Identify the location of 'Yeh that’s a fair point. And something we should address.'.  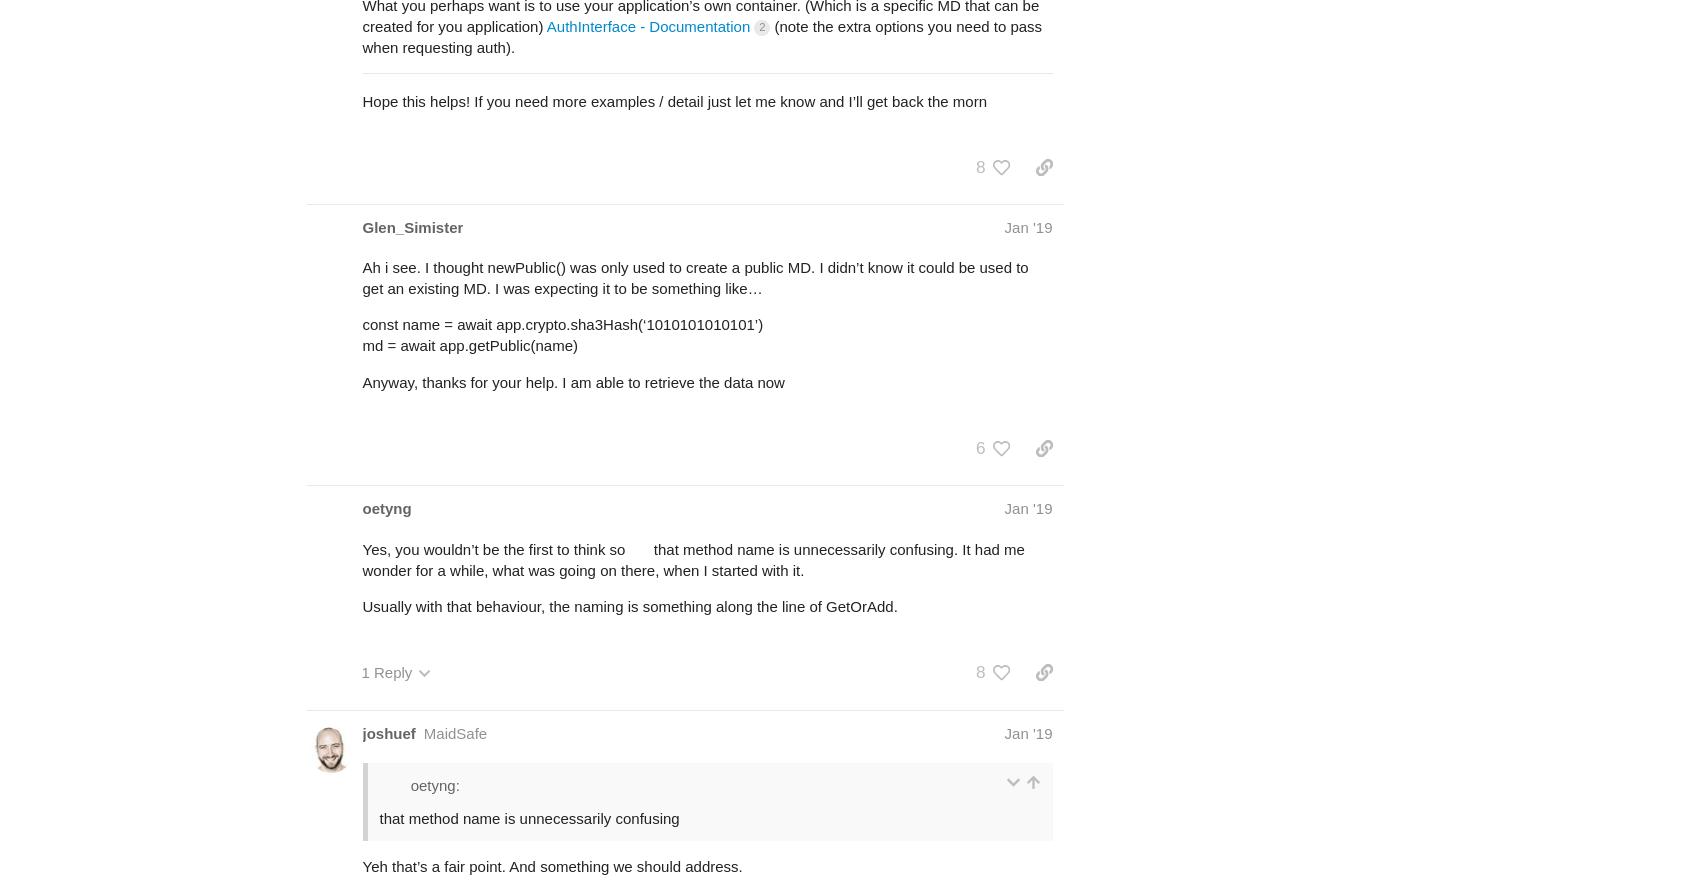
(551, 865).